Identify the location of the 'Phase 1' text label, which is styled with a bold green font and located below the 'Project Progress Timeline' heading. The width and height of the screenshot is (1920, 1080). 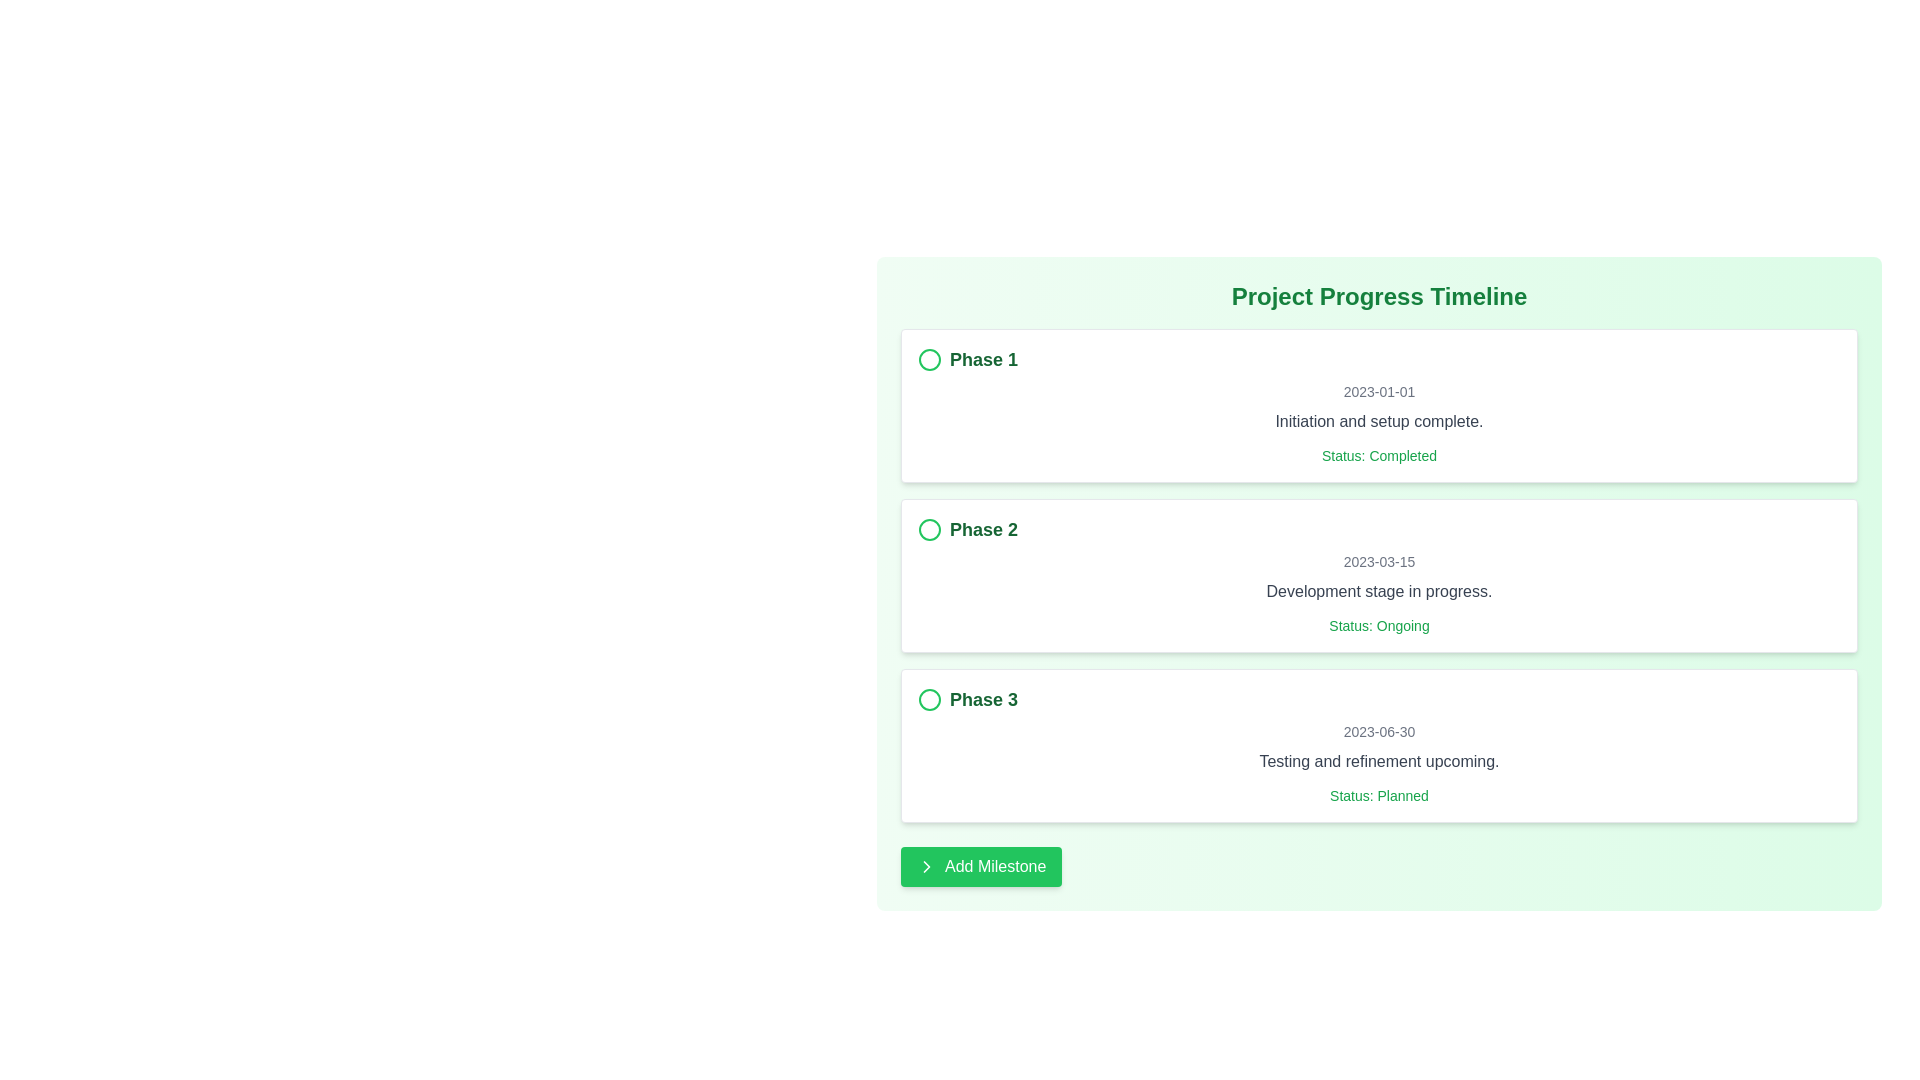
(983, 358).